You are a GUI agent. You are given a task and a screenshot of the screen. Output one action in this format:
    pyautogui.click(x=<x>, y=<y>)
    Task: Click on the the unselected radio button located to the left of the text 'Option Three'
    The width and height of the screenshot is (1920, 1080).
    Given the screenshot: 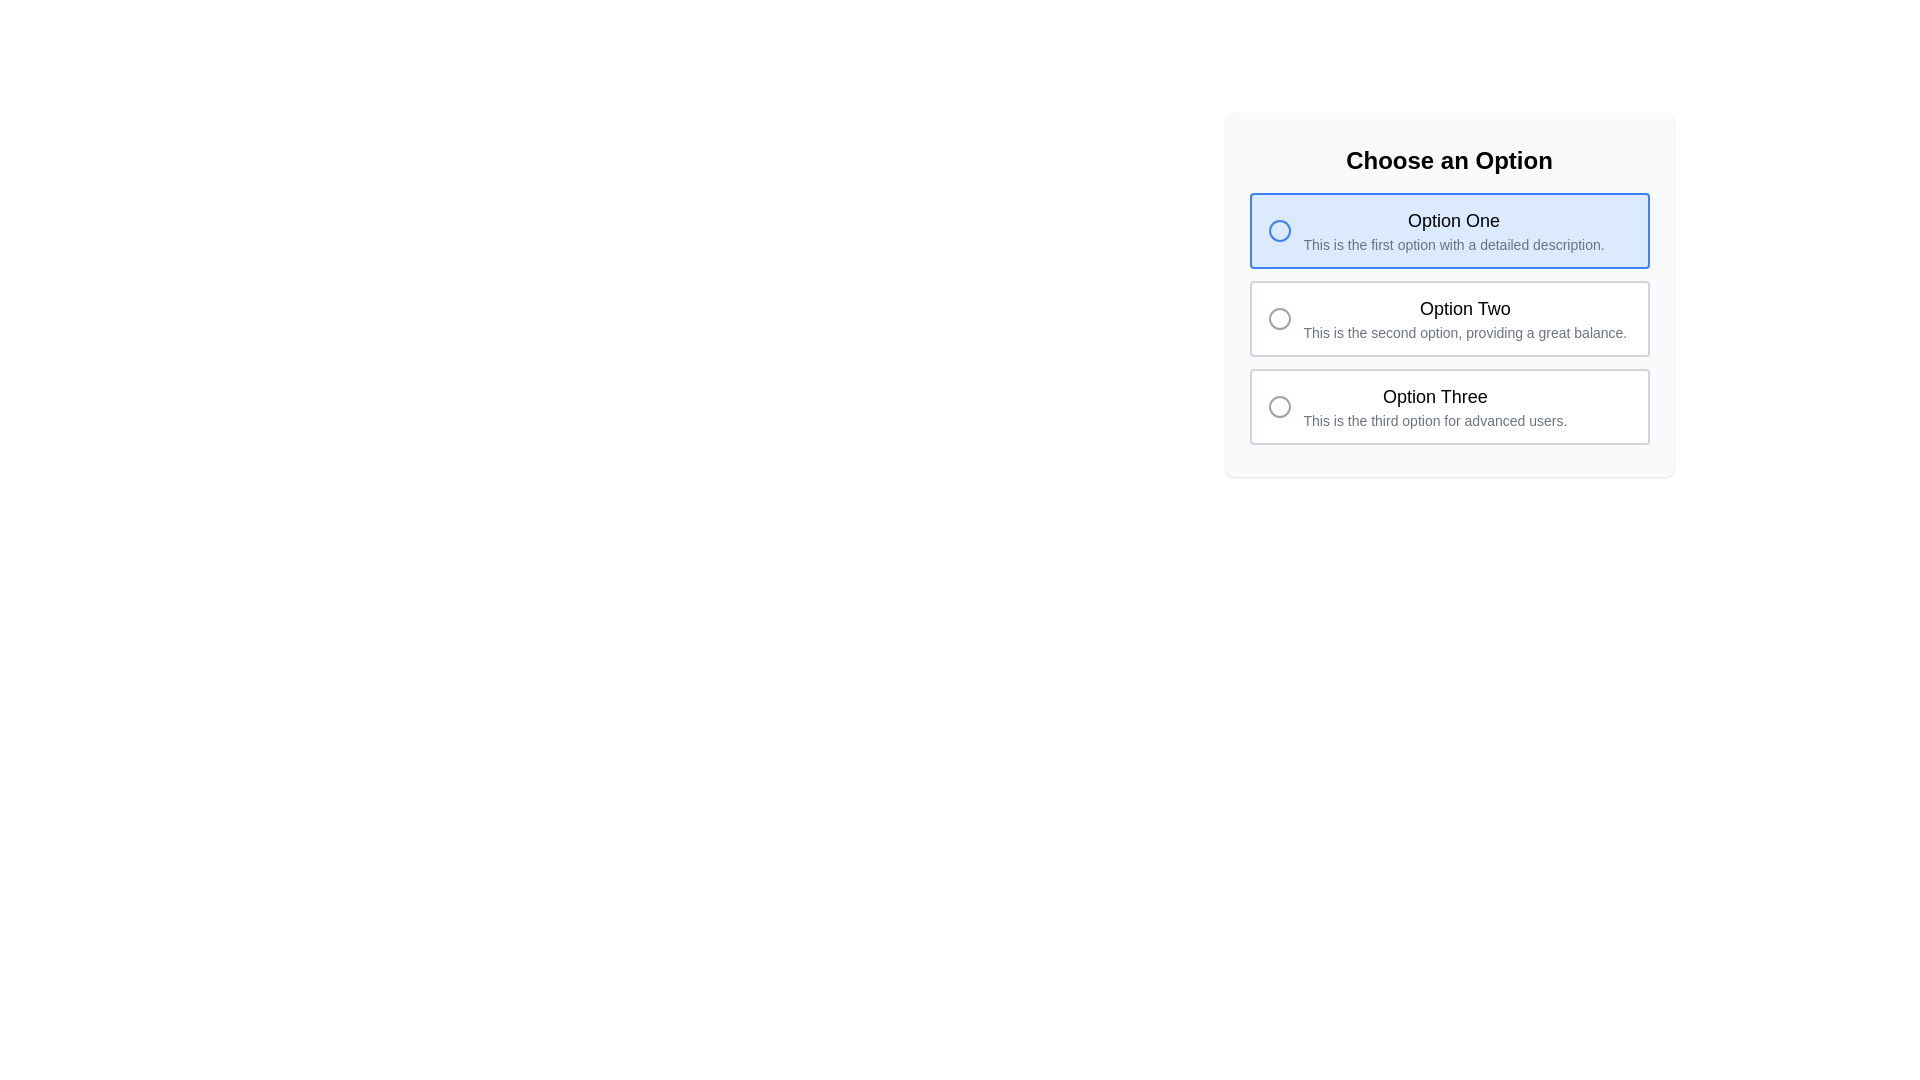 What is the action you would take?
    pyautogui.click(x=1278, y=406)
    